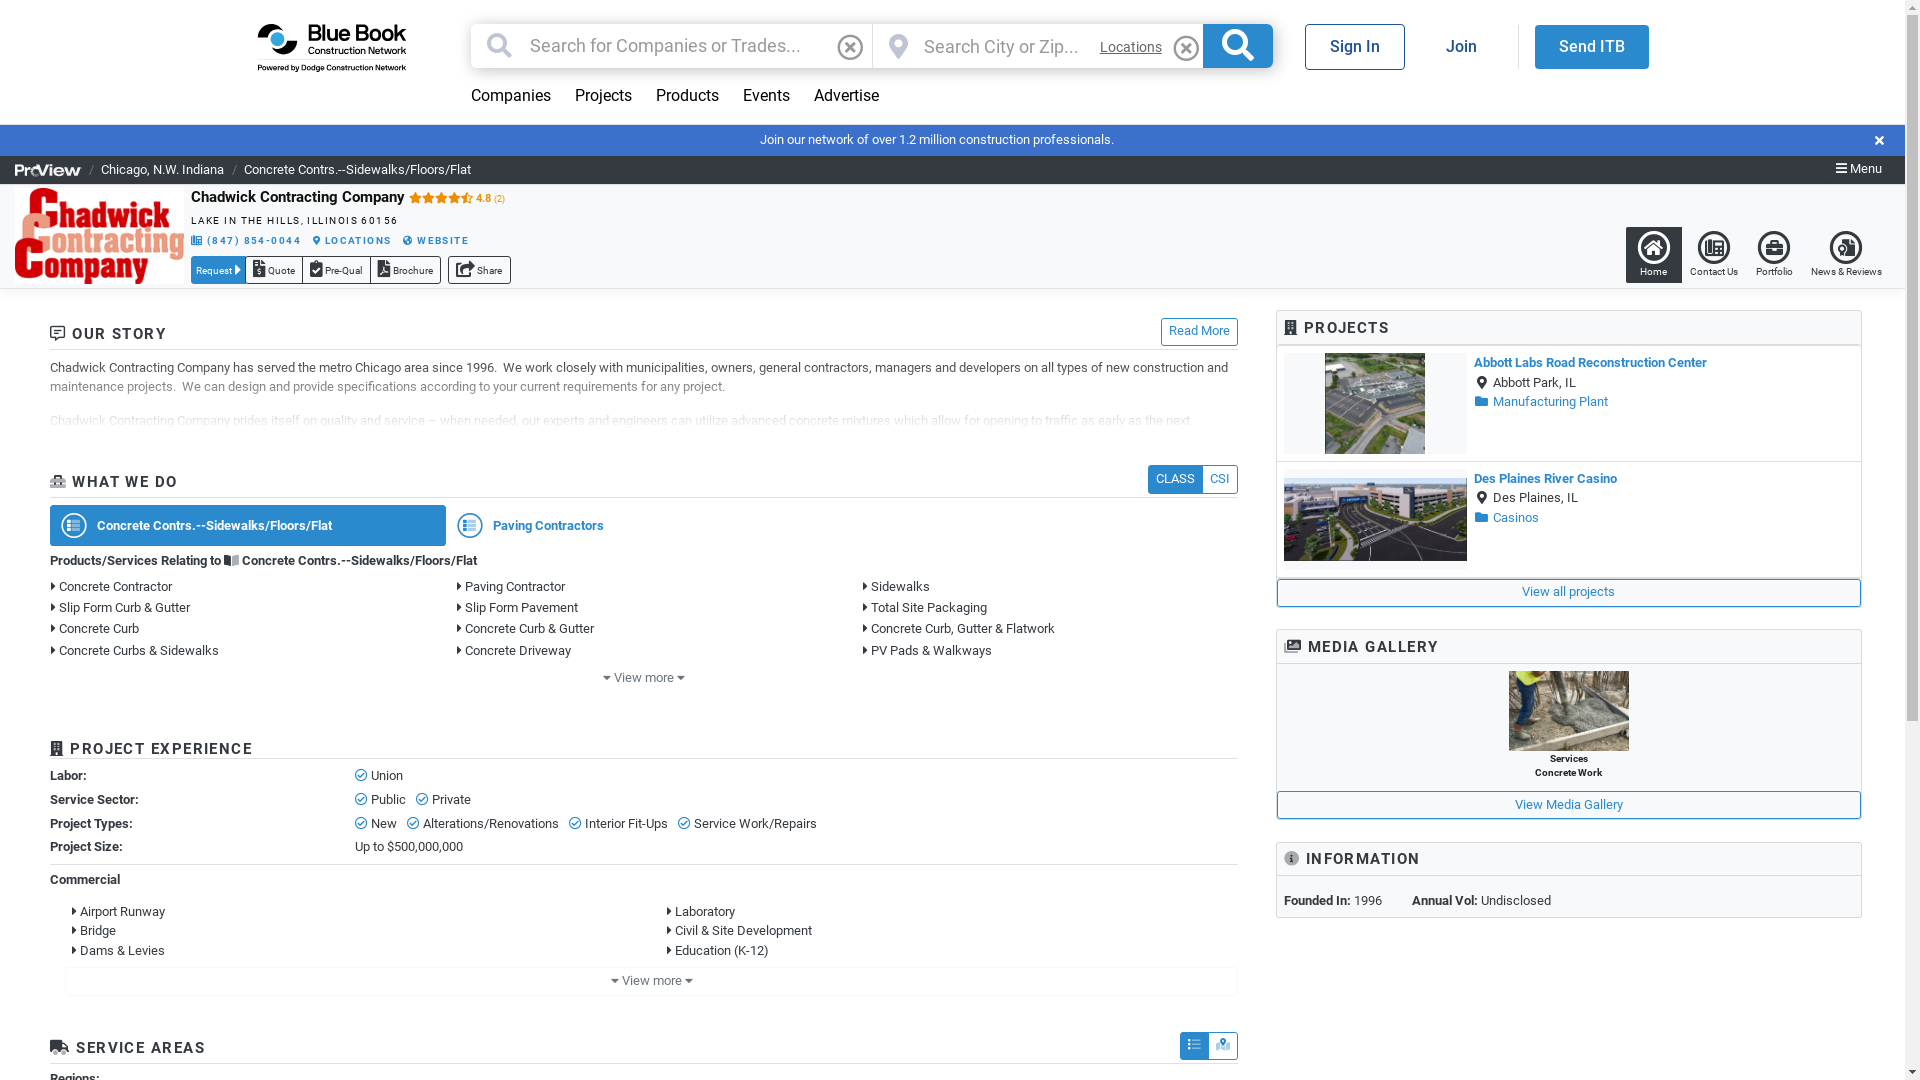 The height and width of the screenshot is (1080, 1920). I want to click on '(847) 854-0044', so click(191, 239).